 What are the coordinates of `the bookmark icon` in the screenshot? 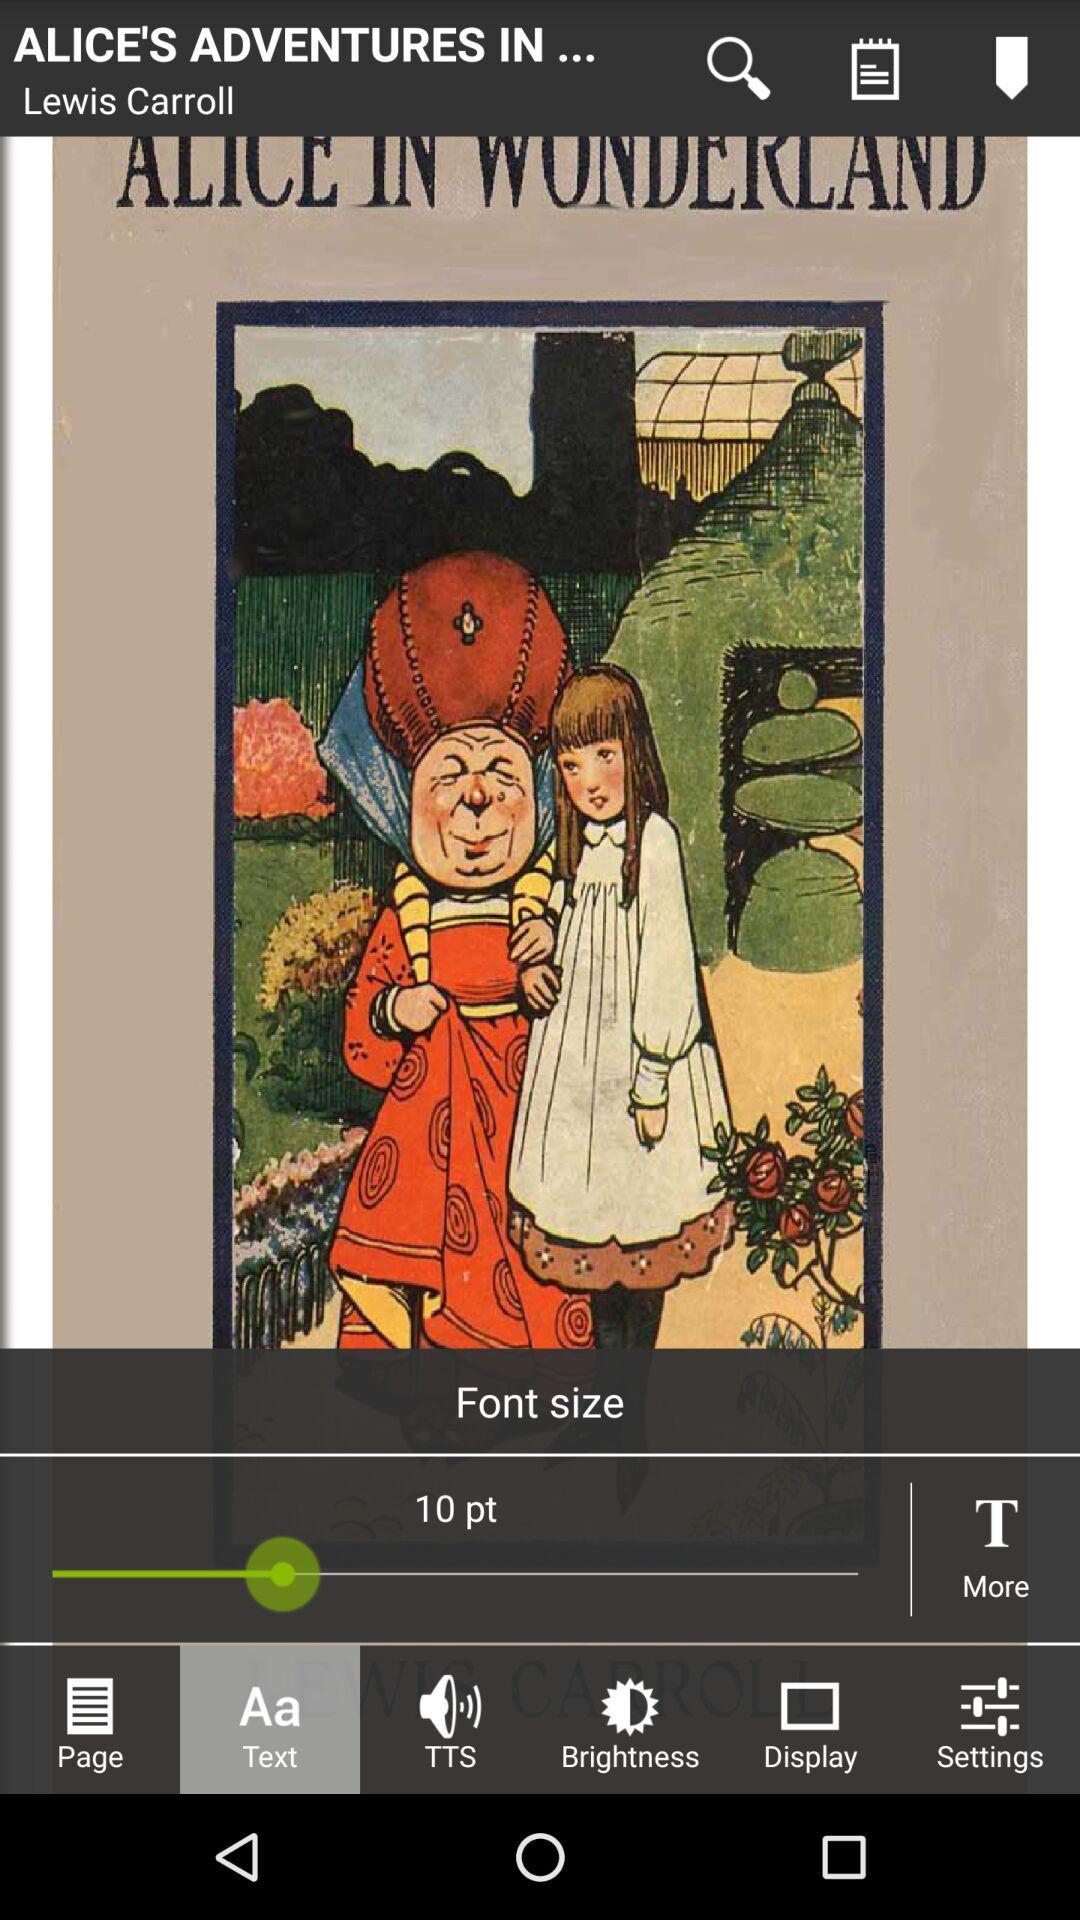 It's located at (1011, 72).